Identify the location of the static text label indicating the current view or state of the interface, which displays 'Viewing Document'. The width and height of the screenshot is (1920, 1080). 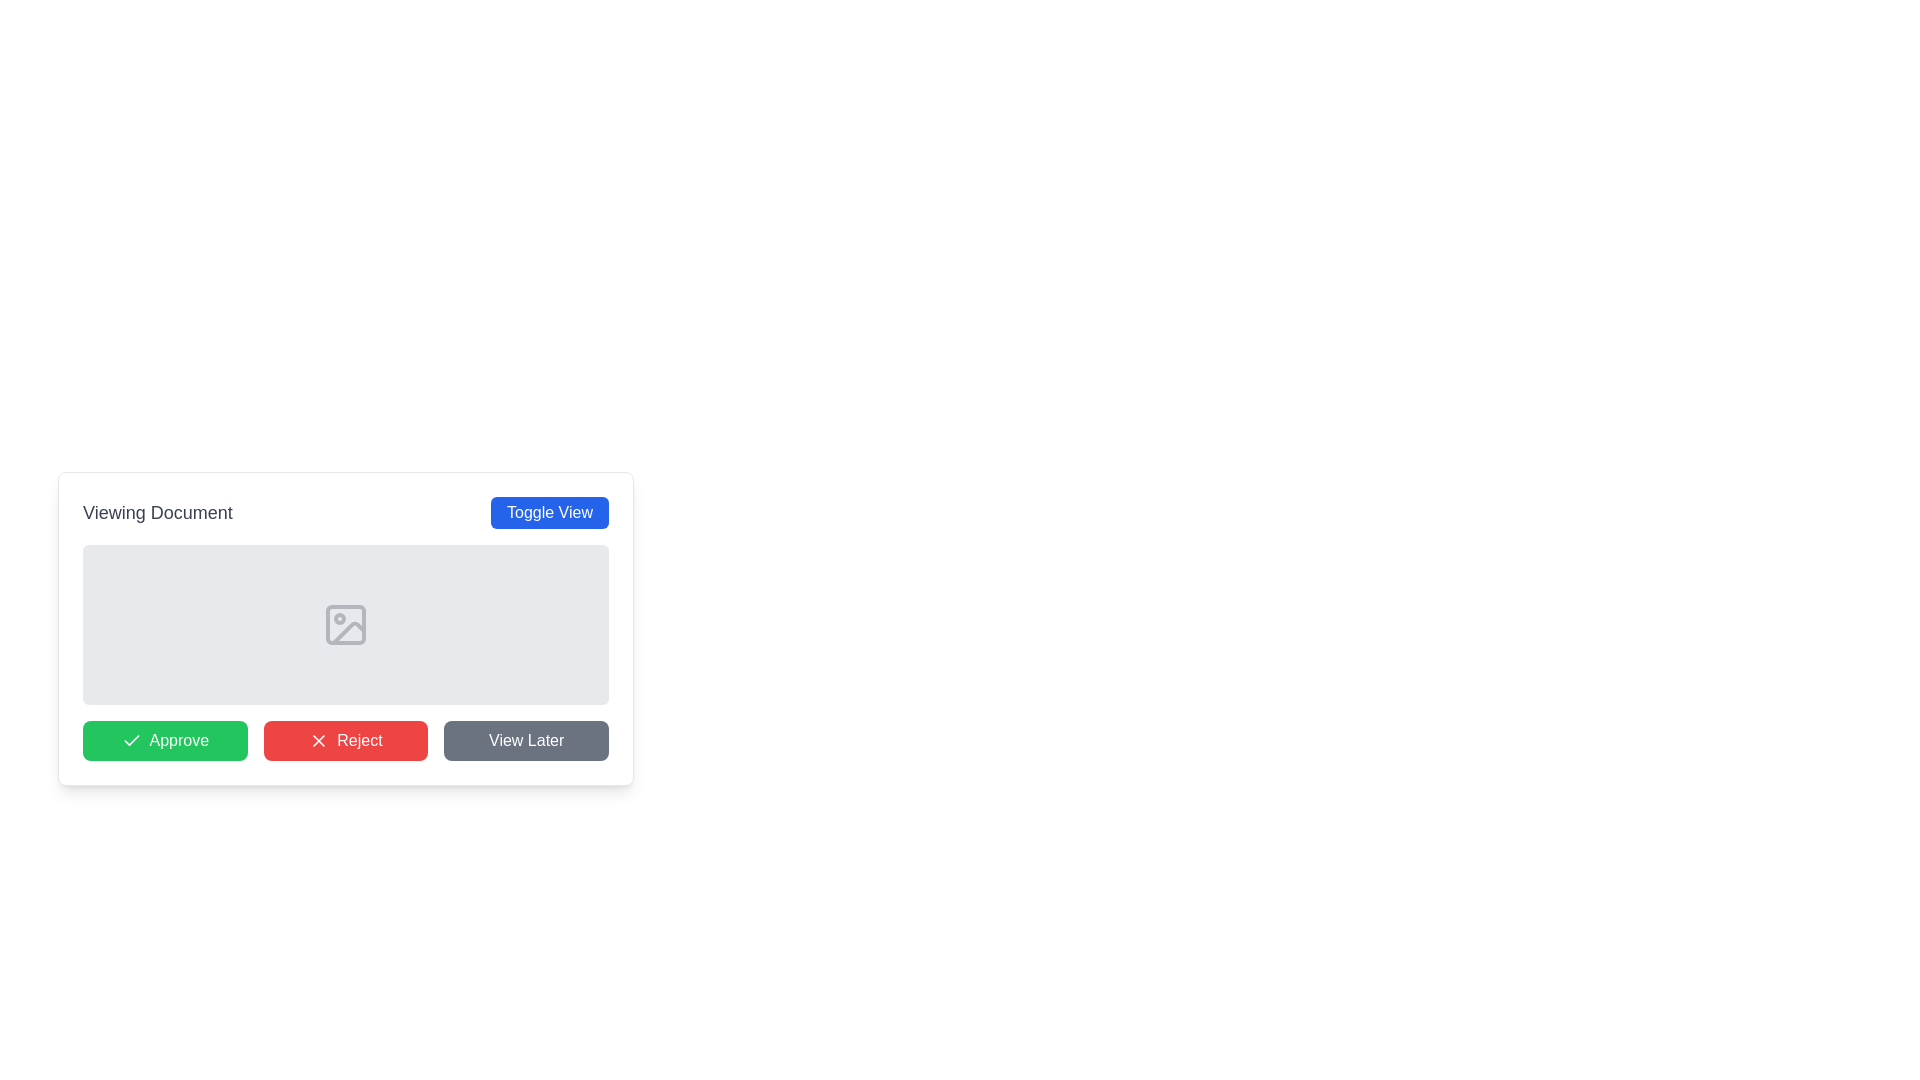
(156, 512).